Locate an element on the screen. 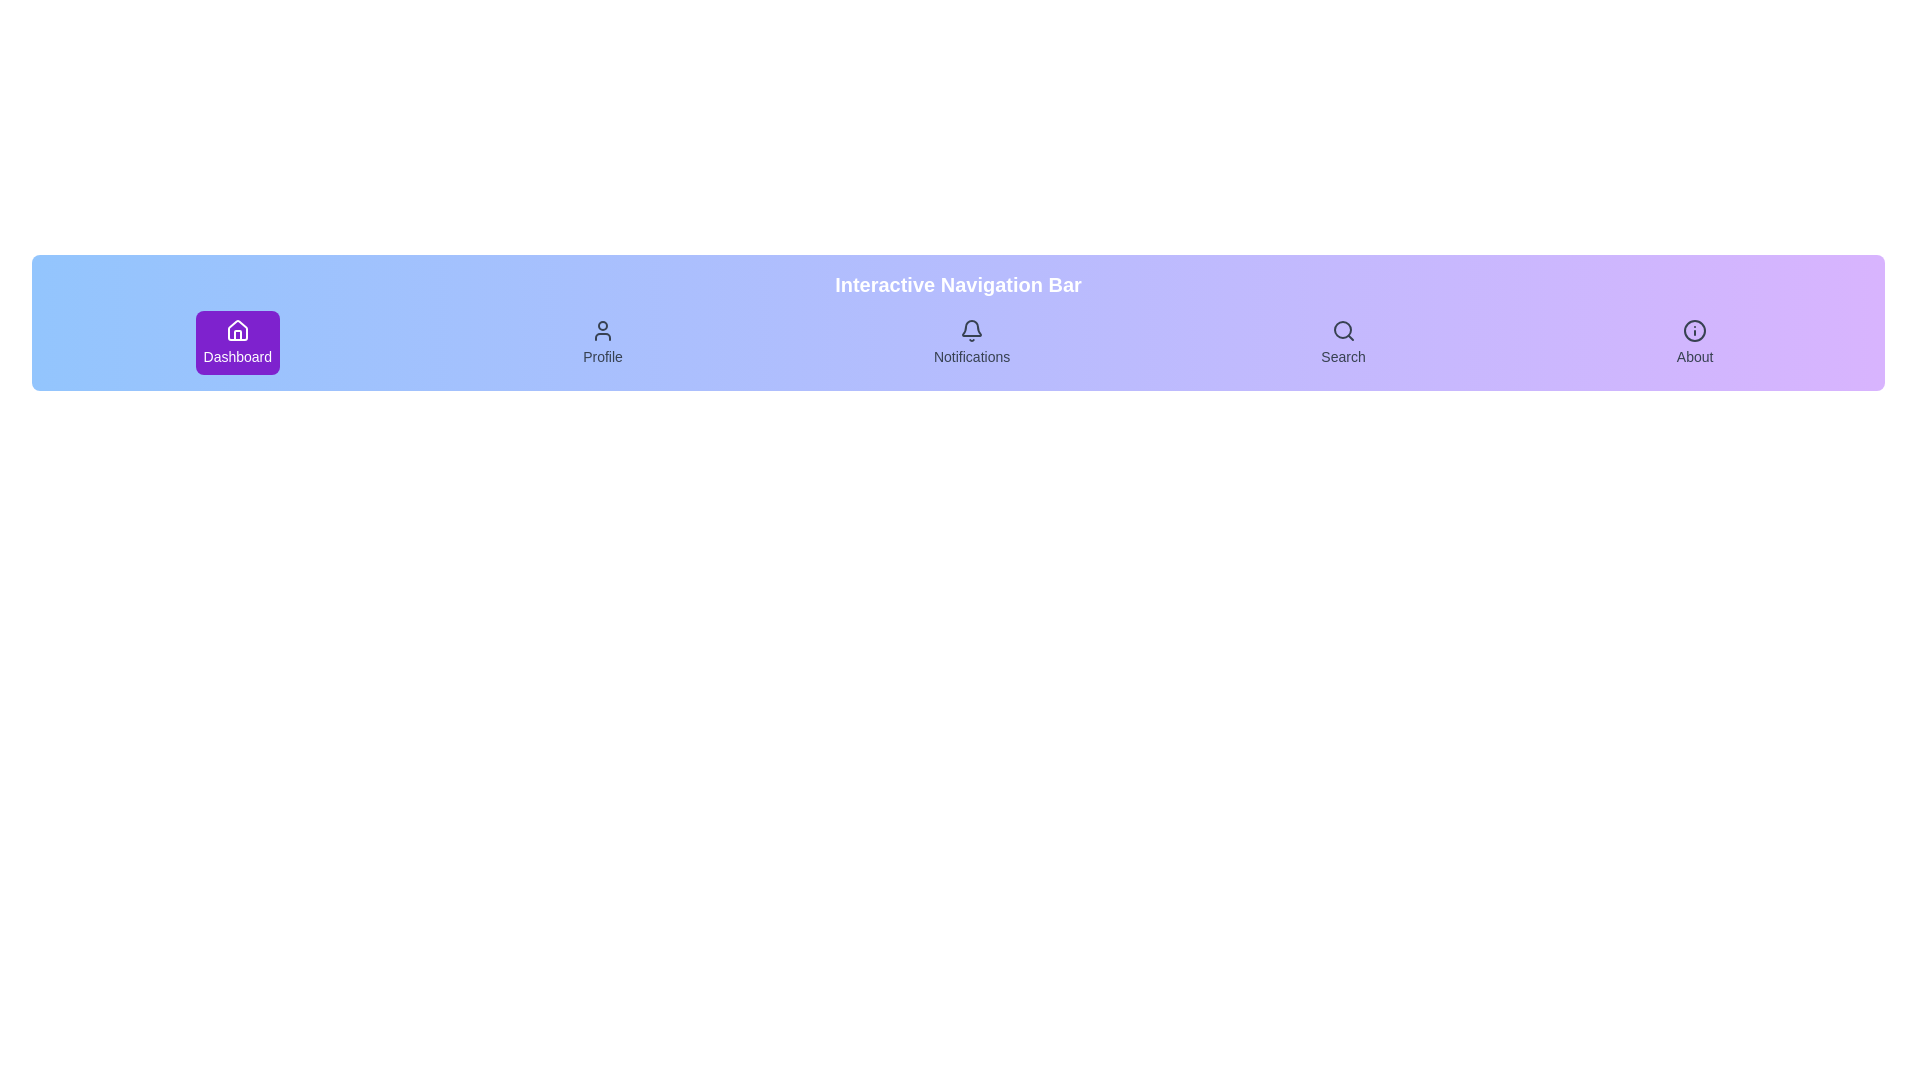 Image resolution: width=1920 pixels, height=1080 pixels. the icon of the navigation item About is located at coordinates (1694, 330).